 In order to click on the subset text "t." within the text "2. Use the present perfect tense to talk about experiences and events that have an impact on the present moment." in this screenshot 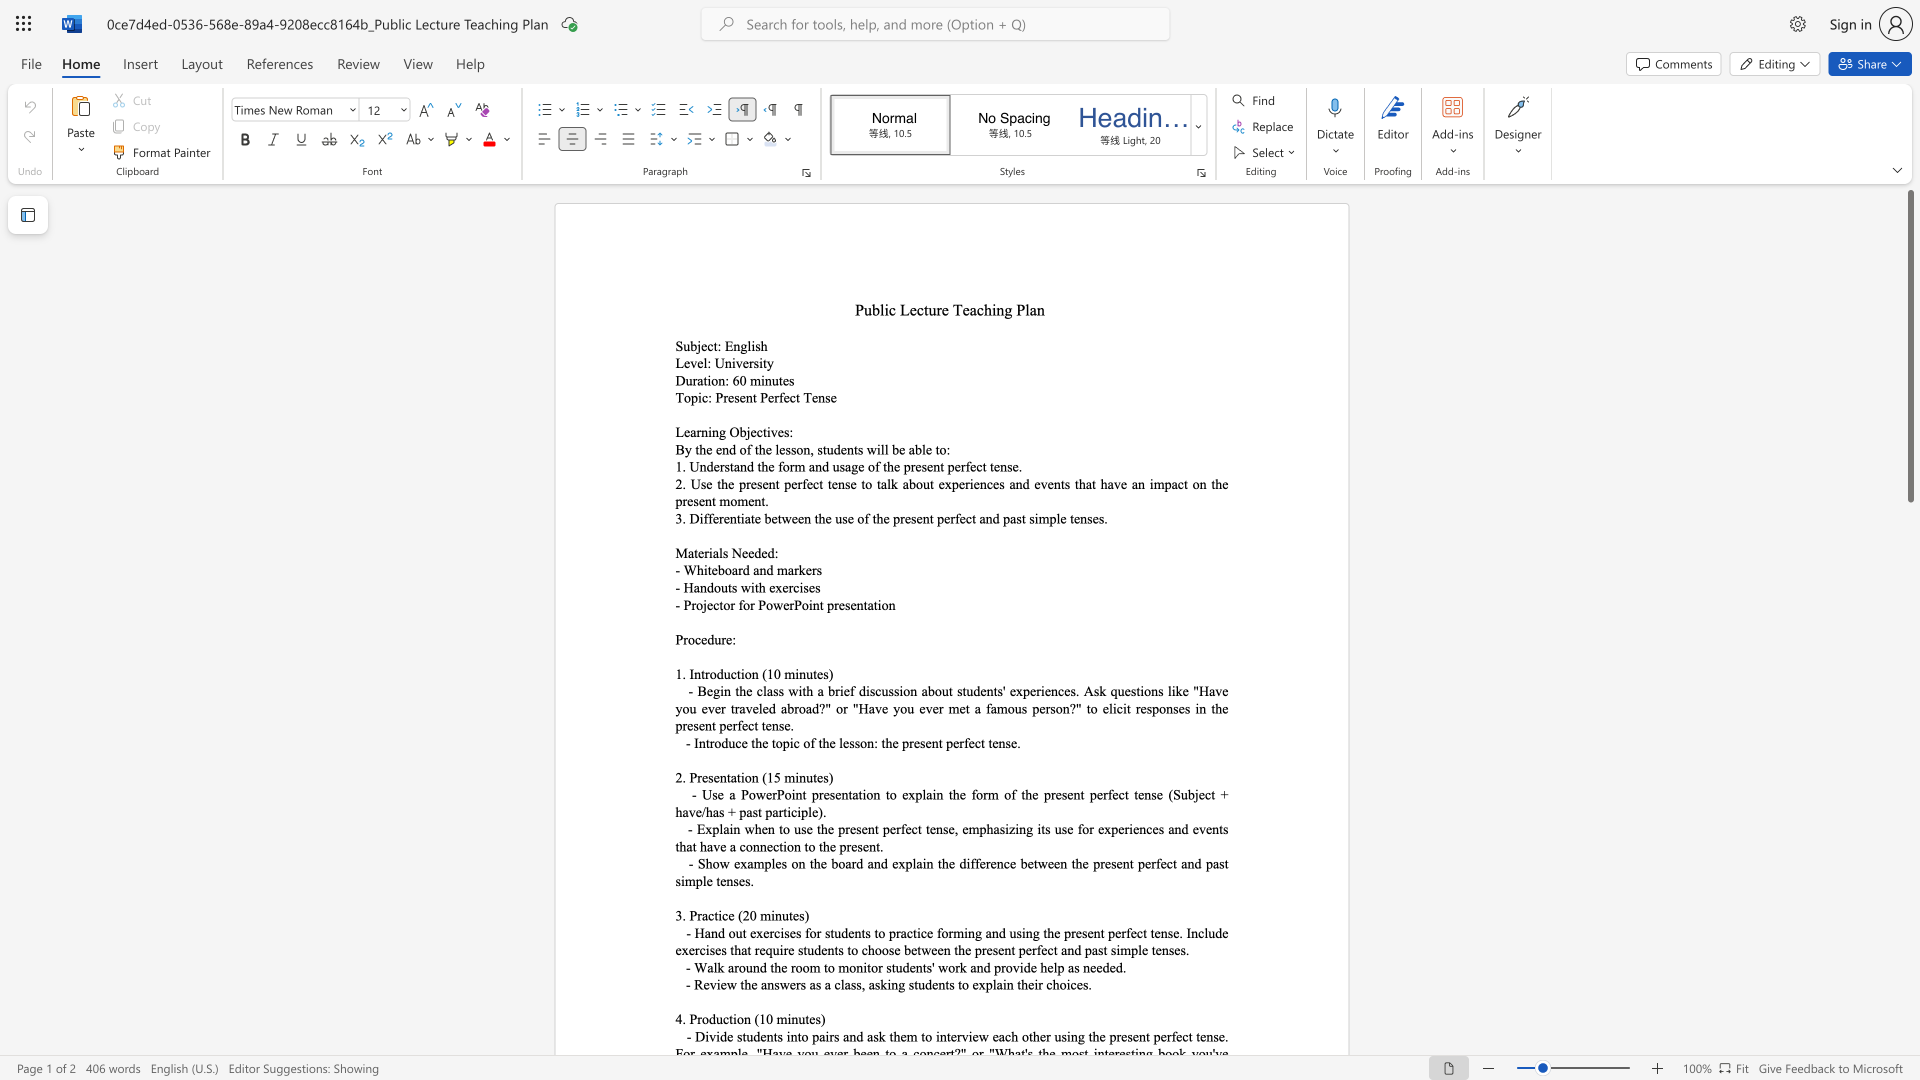, I will do `click(760, 500)`.